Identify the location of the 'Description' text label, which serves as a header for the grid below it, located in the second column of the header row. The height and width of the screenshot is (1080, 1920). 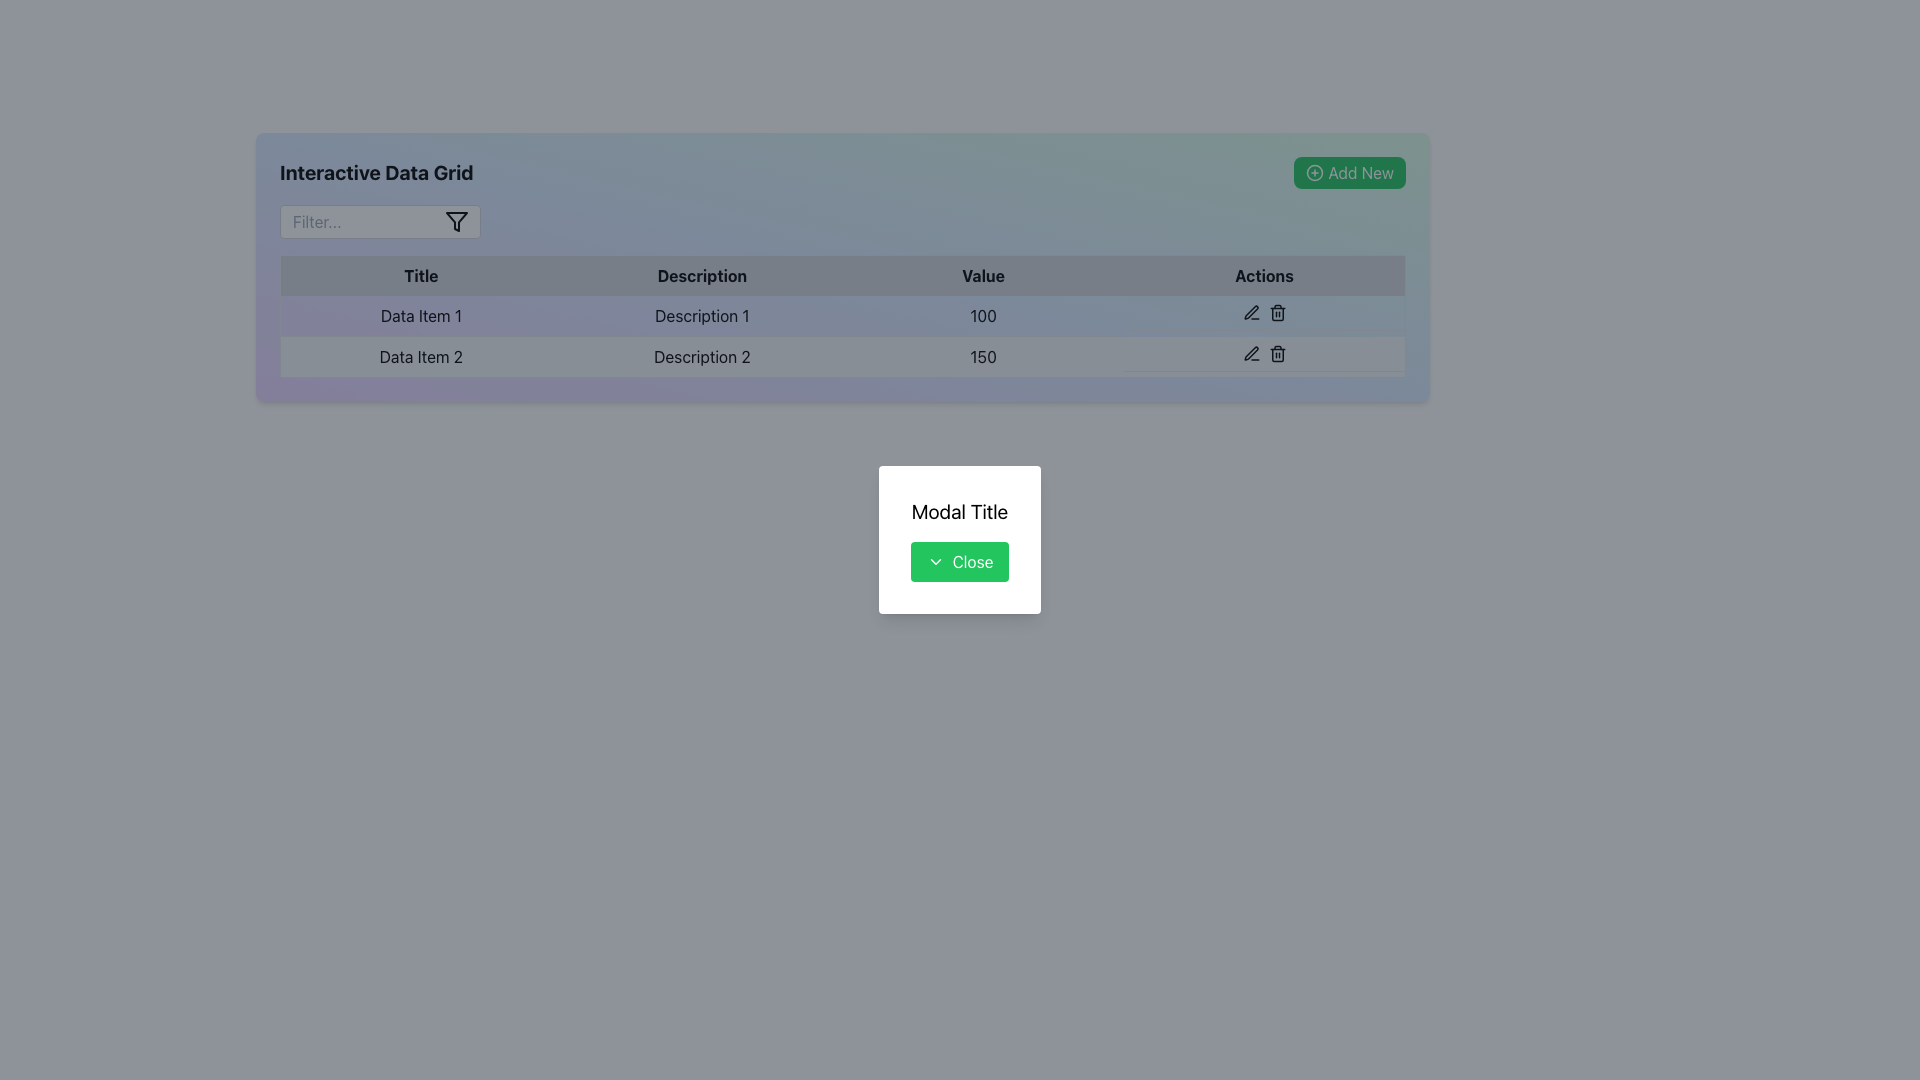
(702, 275).